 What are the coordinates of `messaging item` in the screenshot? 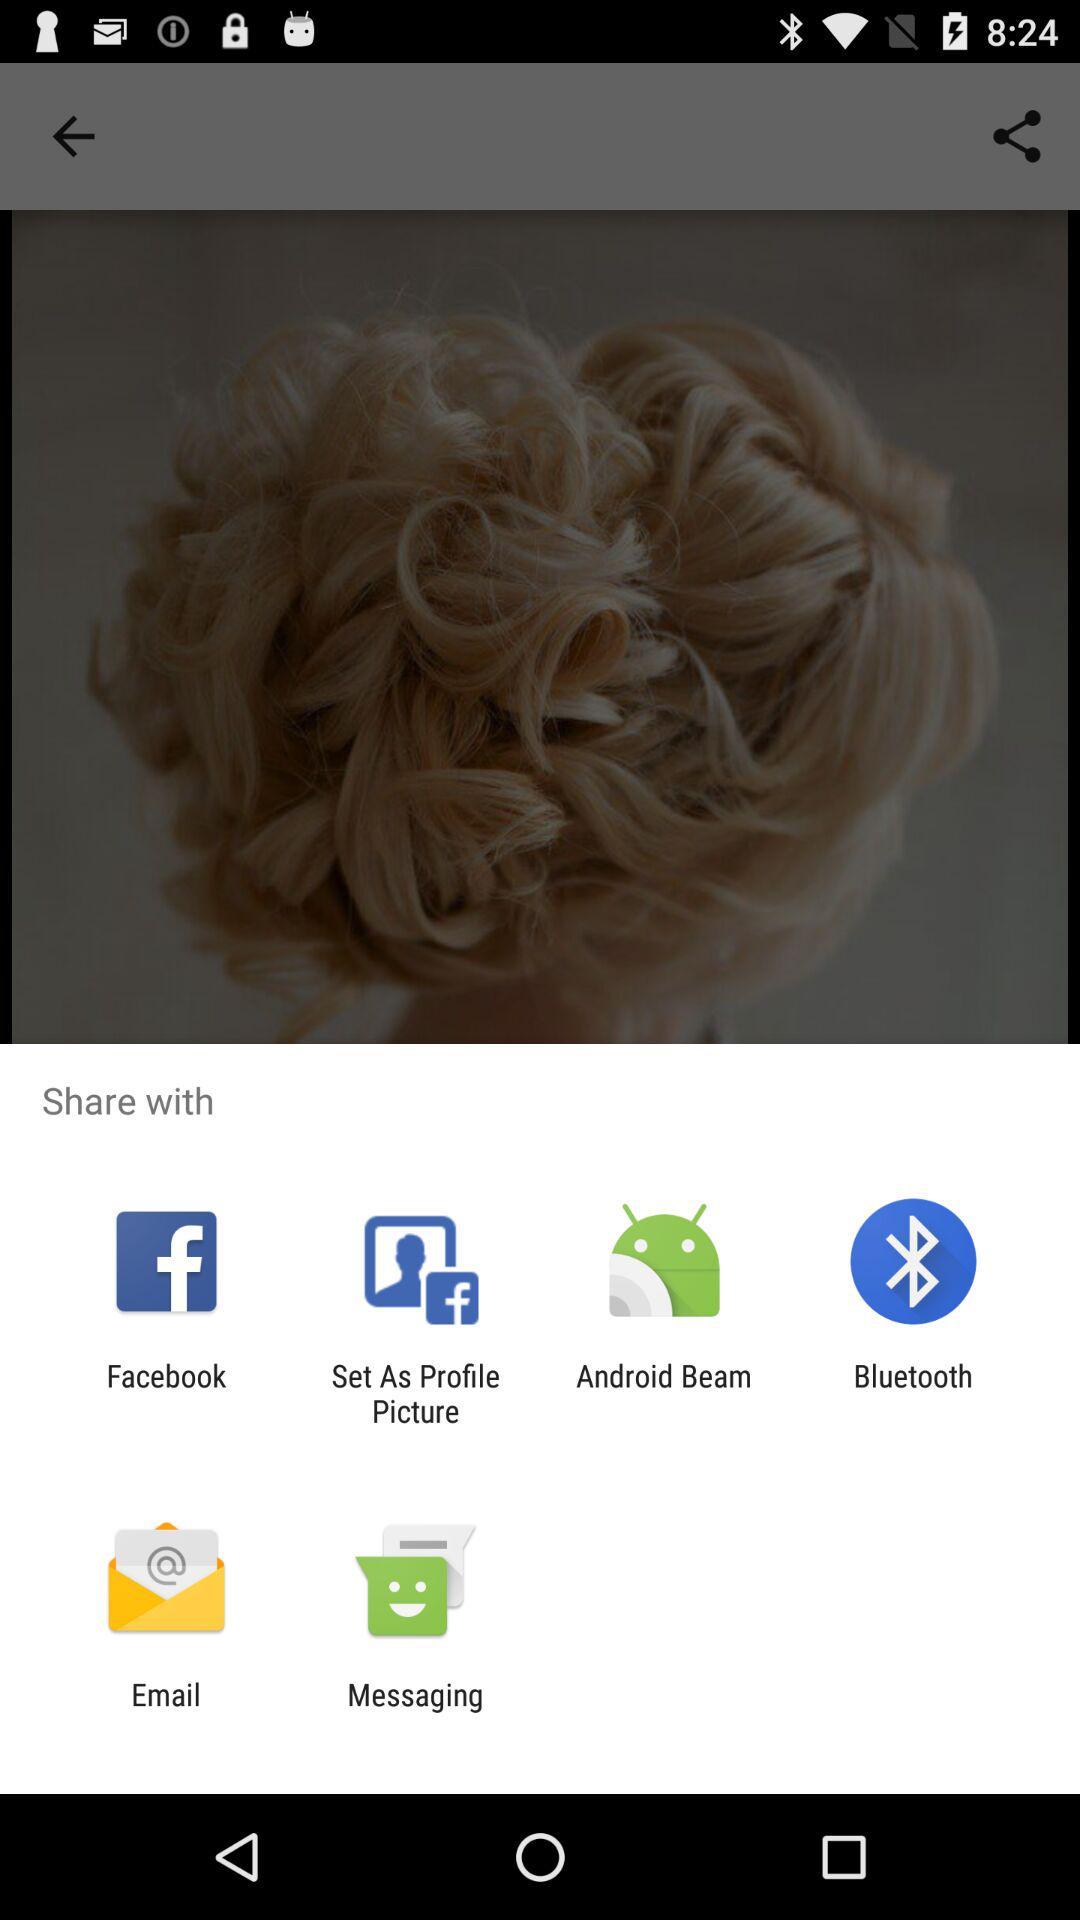 It's located at (414, 1711).